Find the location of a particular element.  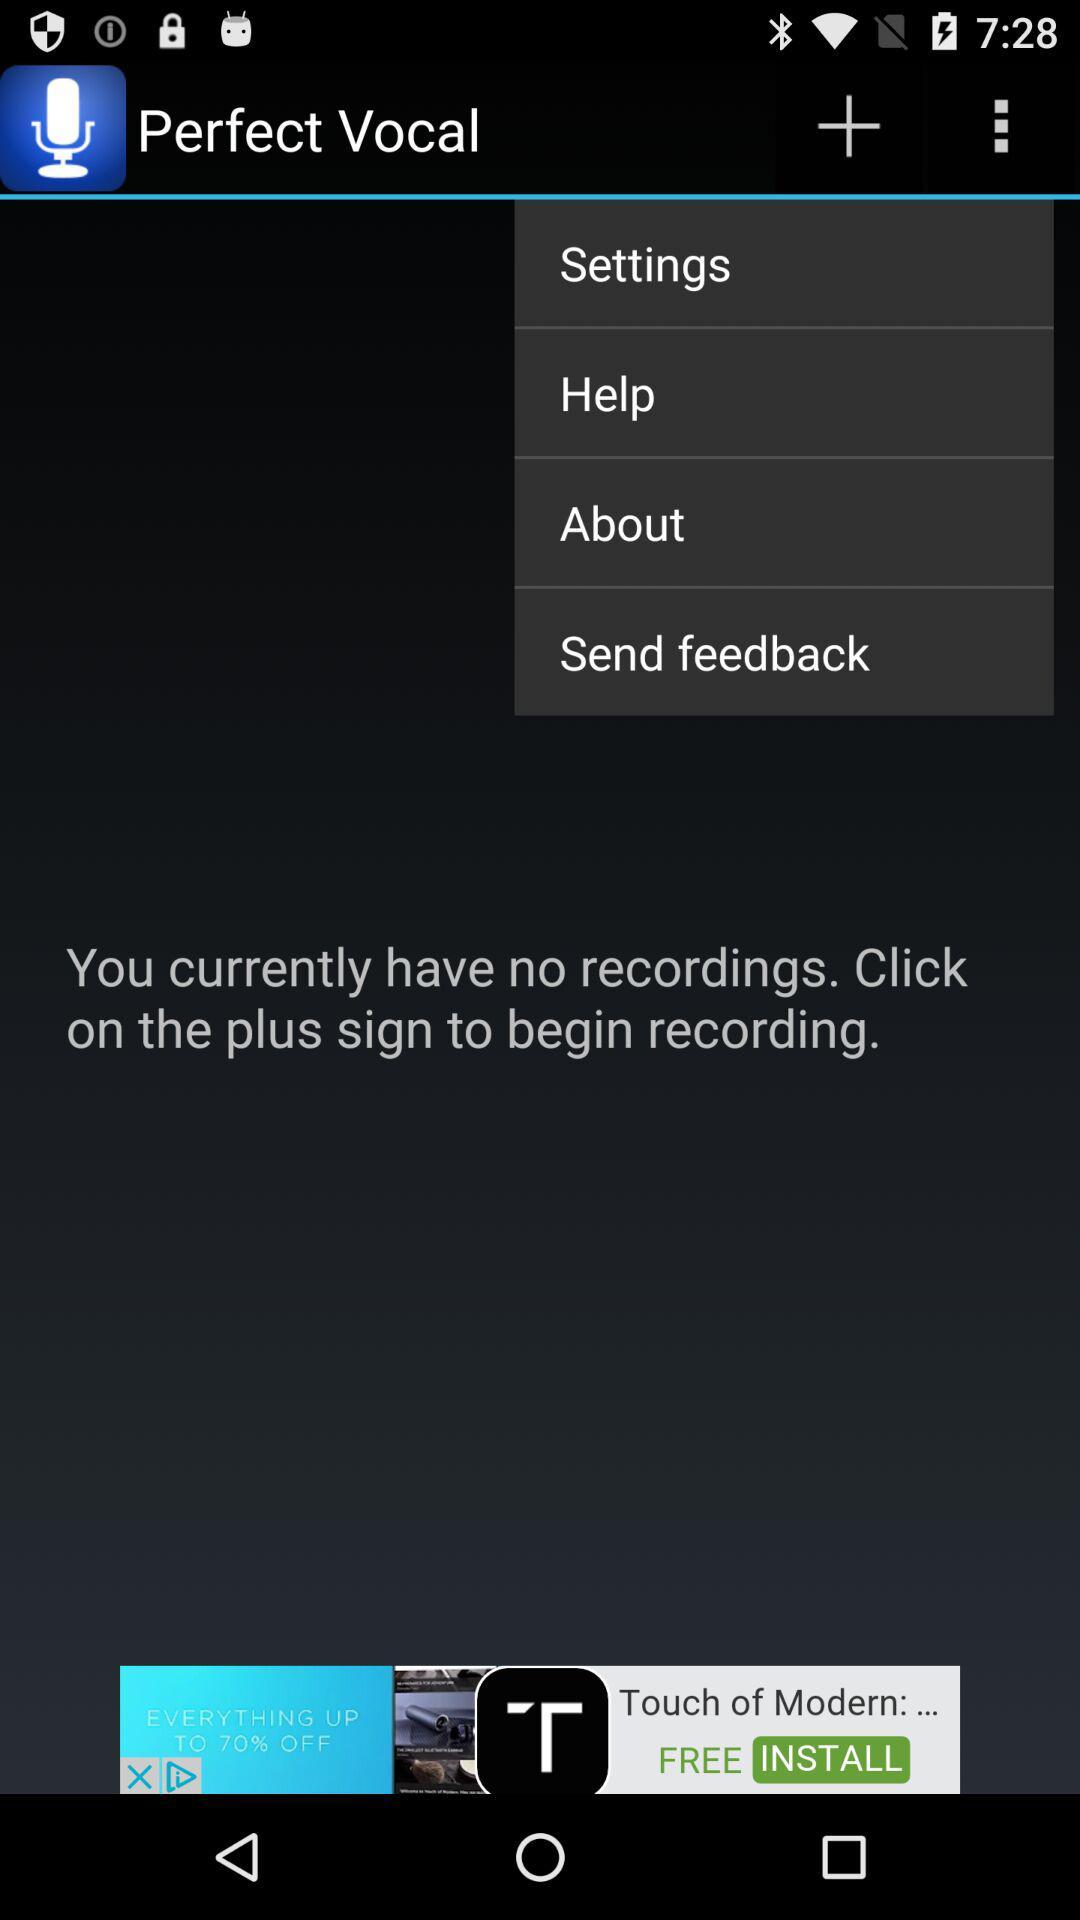

record is located at coordinates (848, 127).